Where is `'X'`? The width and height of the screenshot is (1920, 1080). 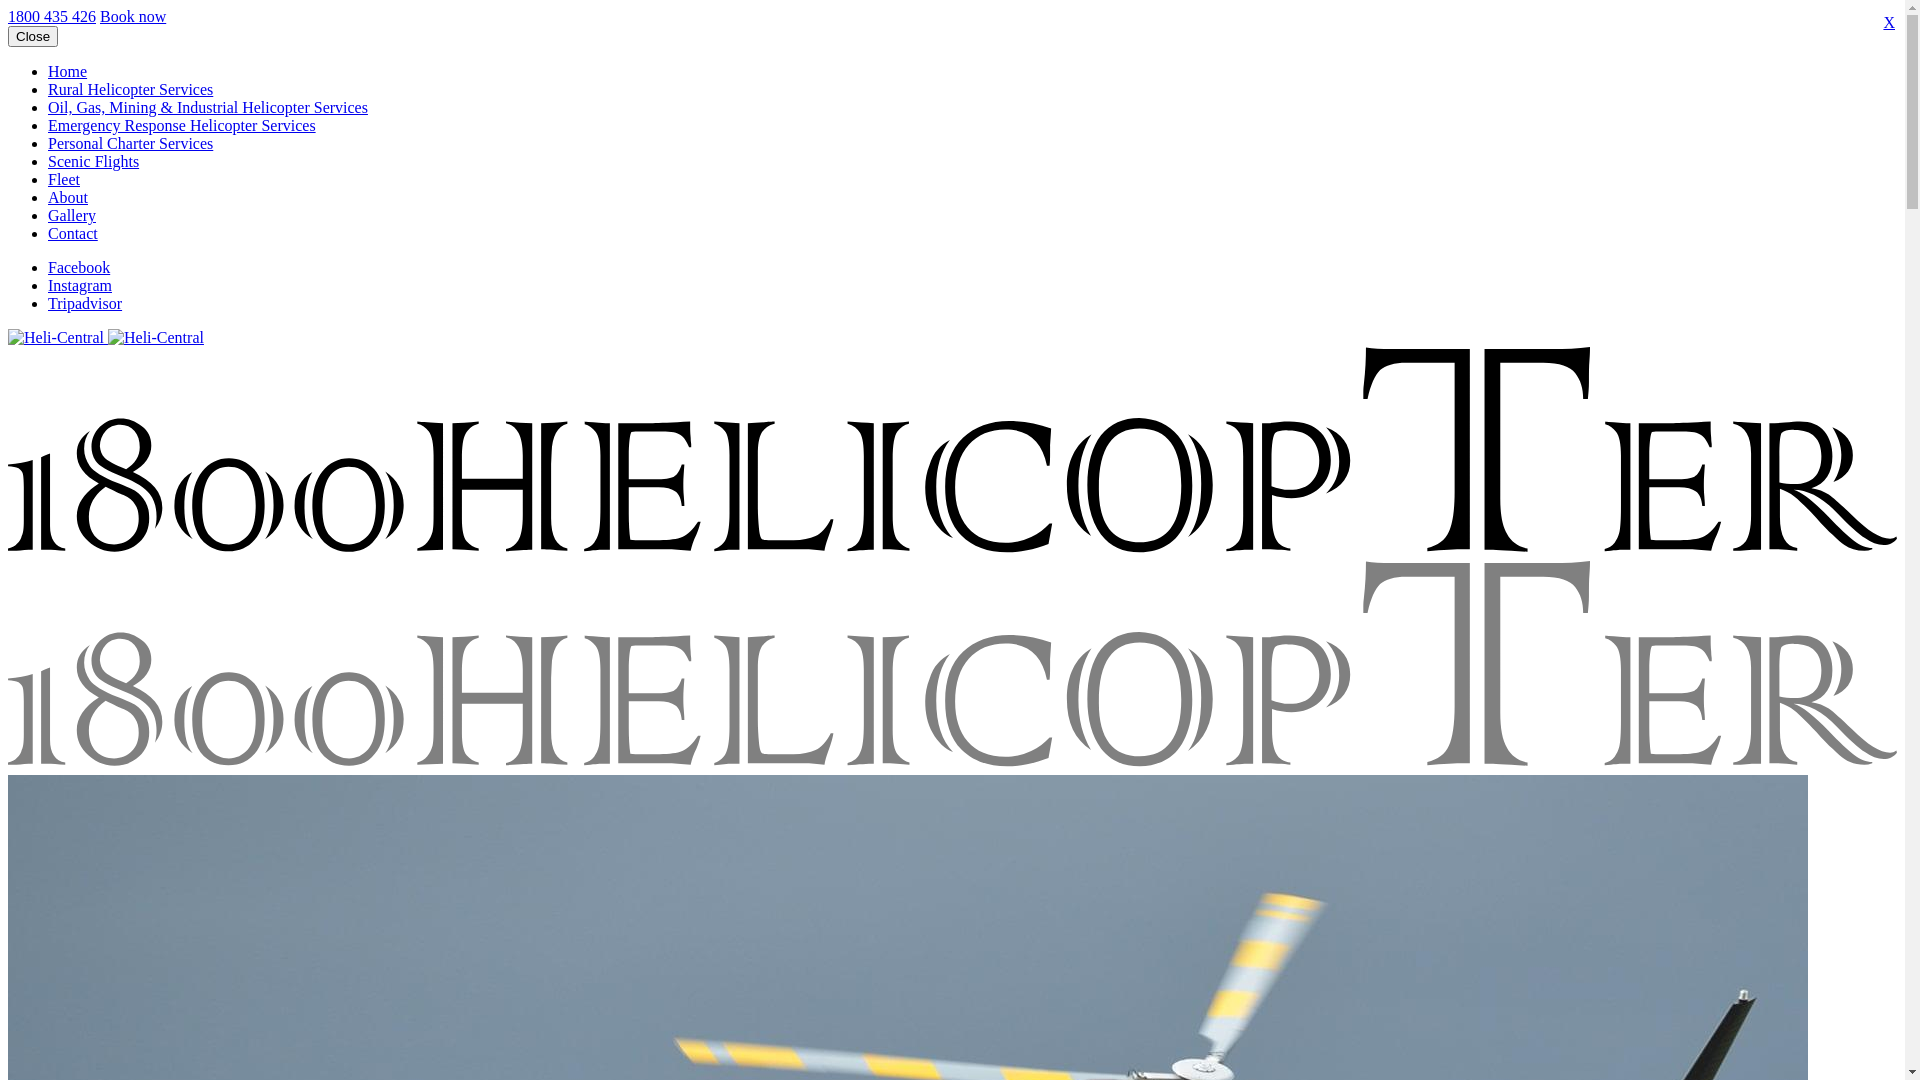 'X' is located at coordinates (1888, 23).